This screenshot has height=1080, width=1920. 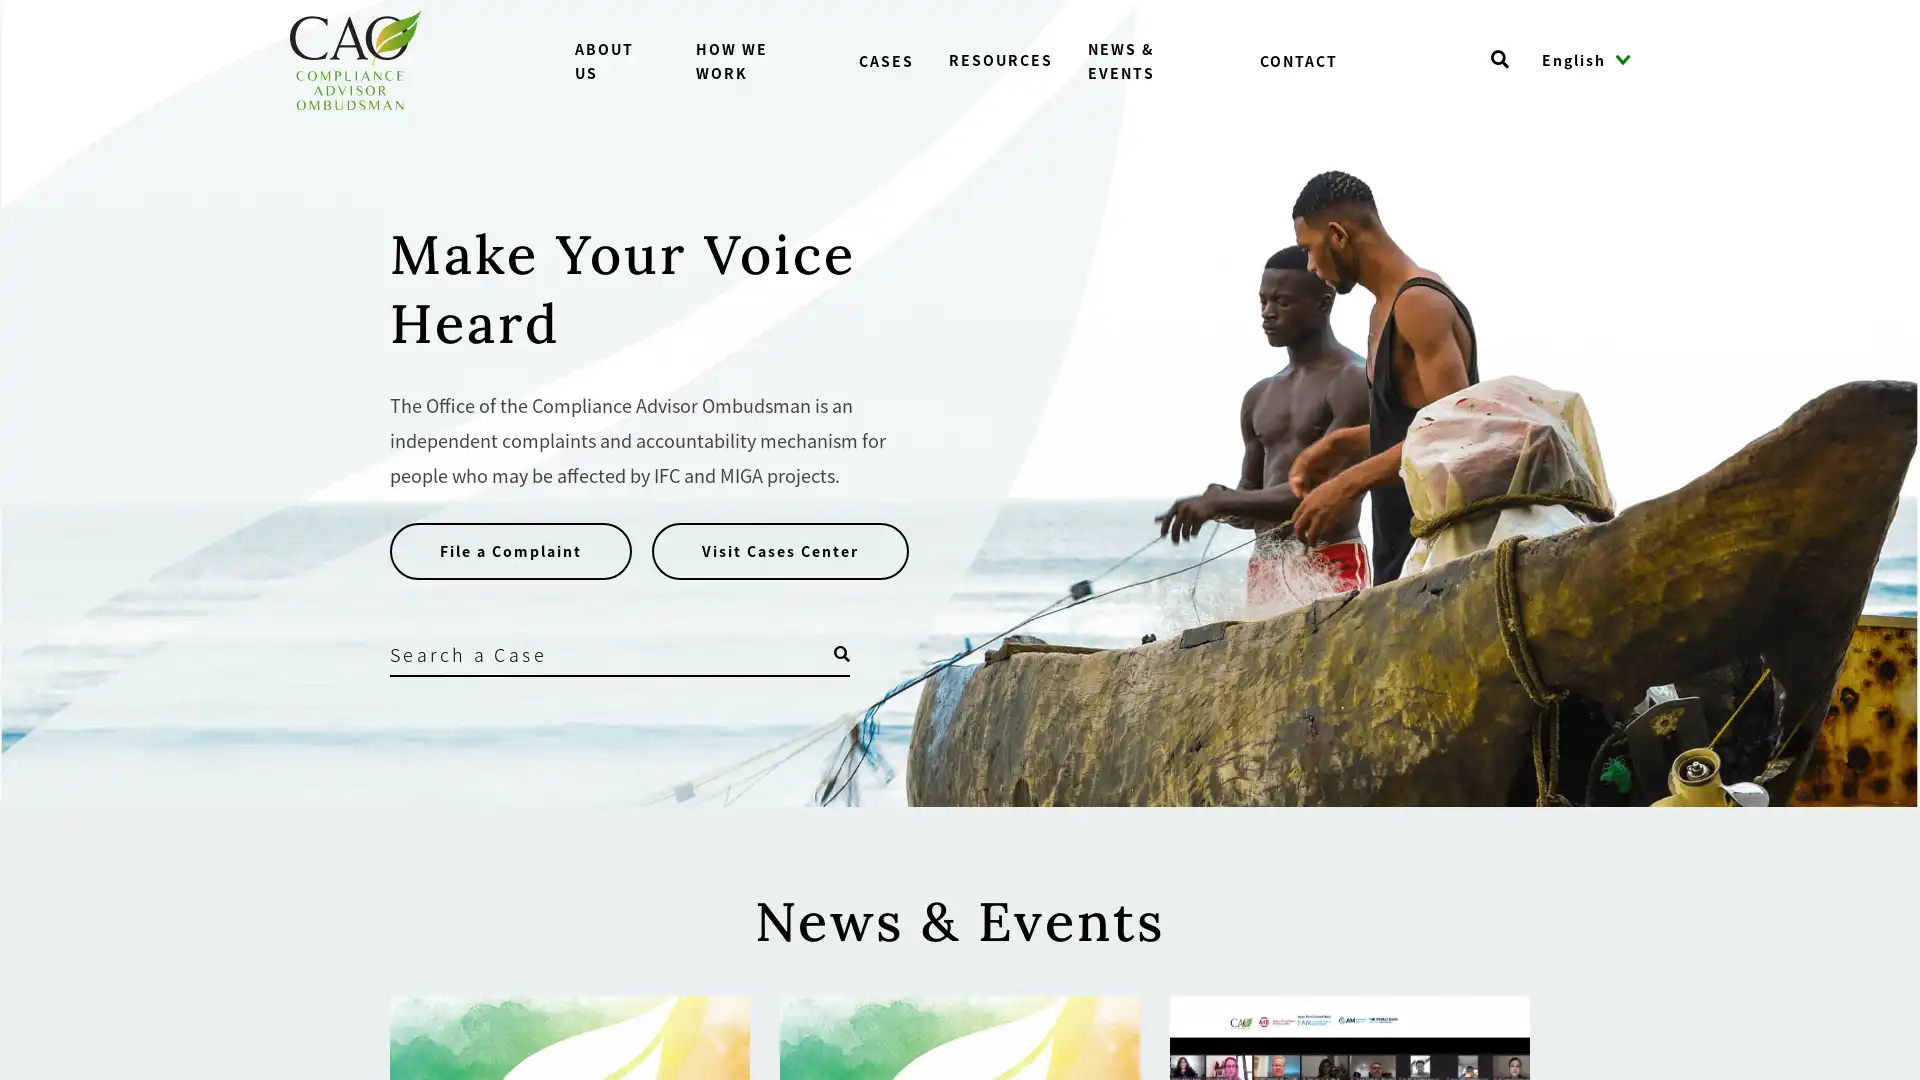 What do you see at coordinates (841, 654) in the screenshot?
I see `Open search` at bounding box center [841, 654].